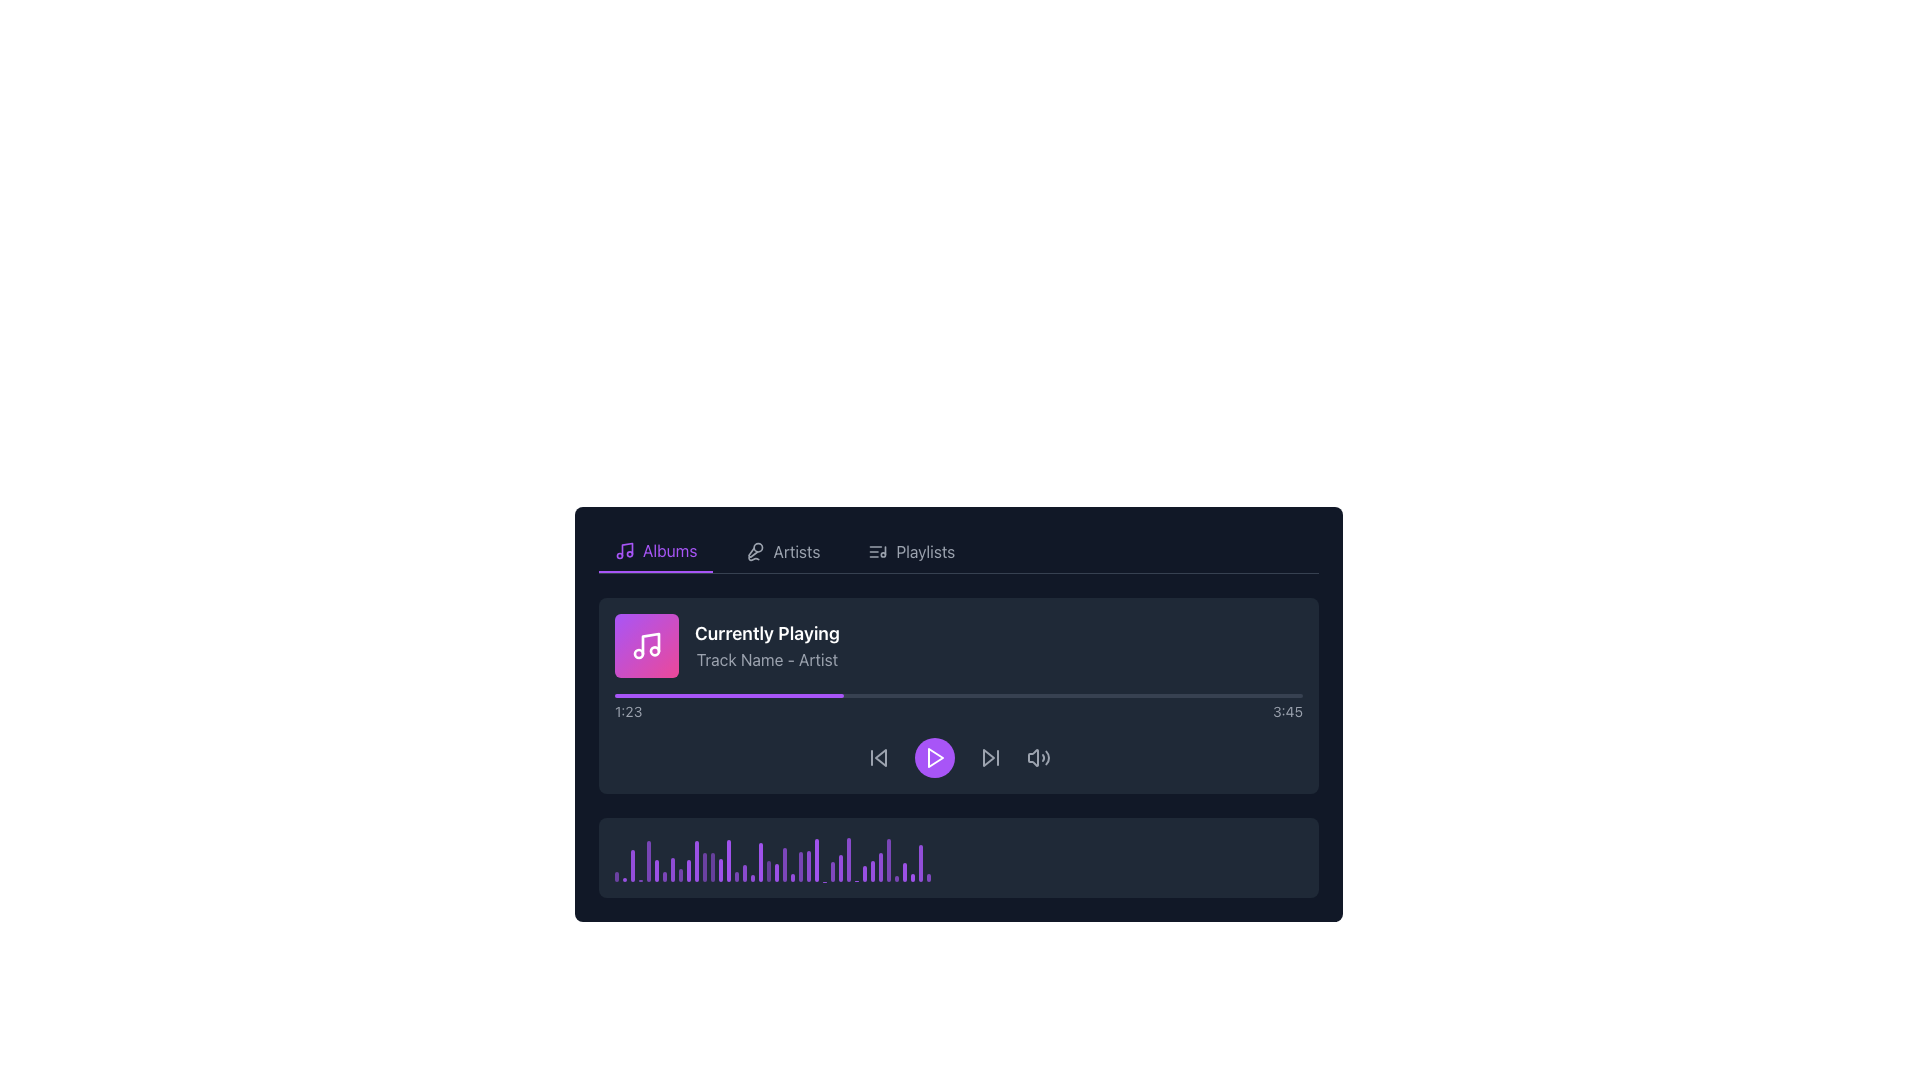  Describe the element at coordinates (990, 758) in the screenshot. I see `the Icon button designed for media control, which is the third button in the playback controls row` at that location.